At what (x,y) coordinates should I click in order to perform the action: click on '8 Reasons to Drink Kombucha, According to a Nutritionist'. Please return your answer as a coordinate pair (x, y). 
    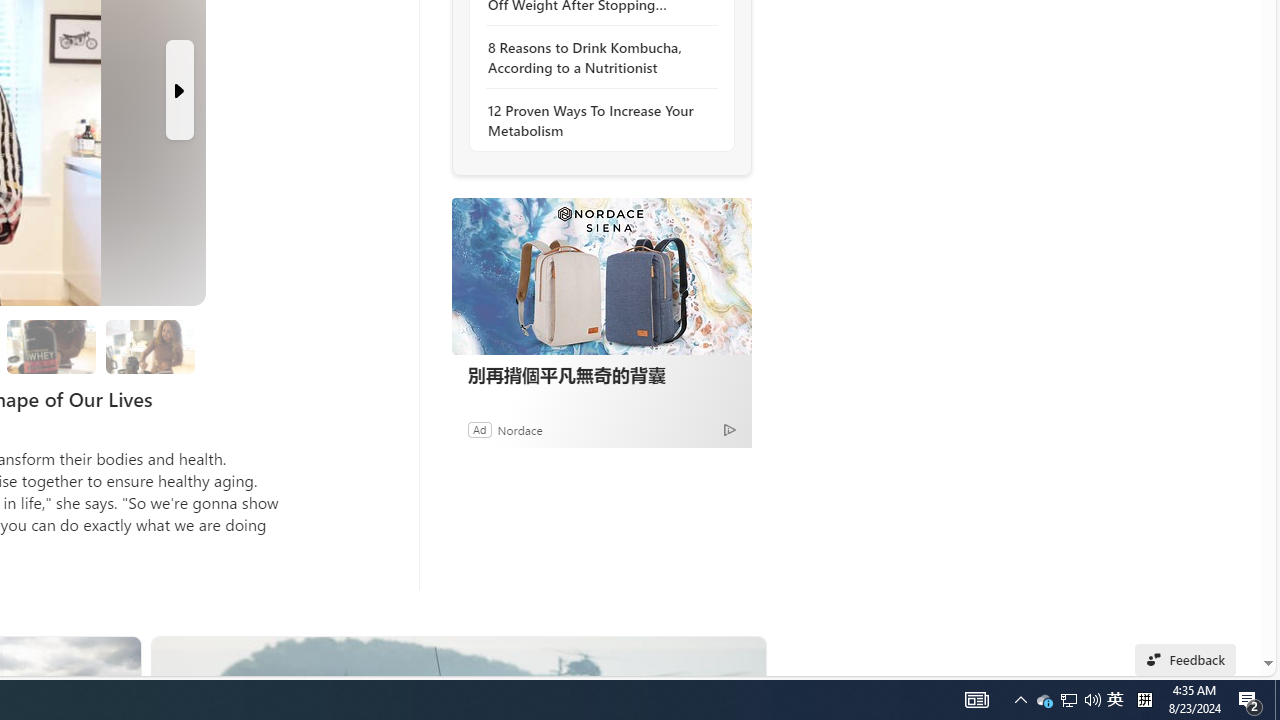
    Looking at the image, I should click on (595, 56).